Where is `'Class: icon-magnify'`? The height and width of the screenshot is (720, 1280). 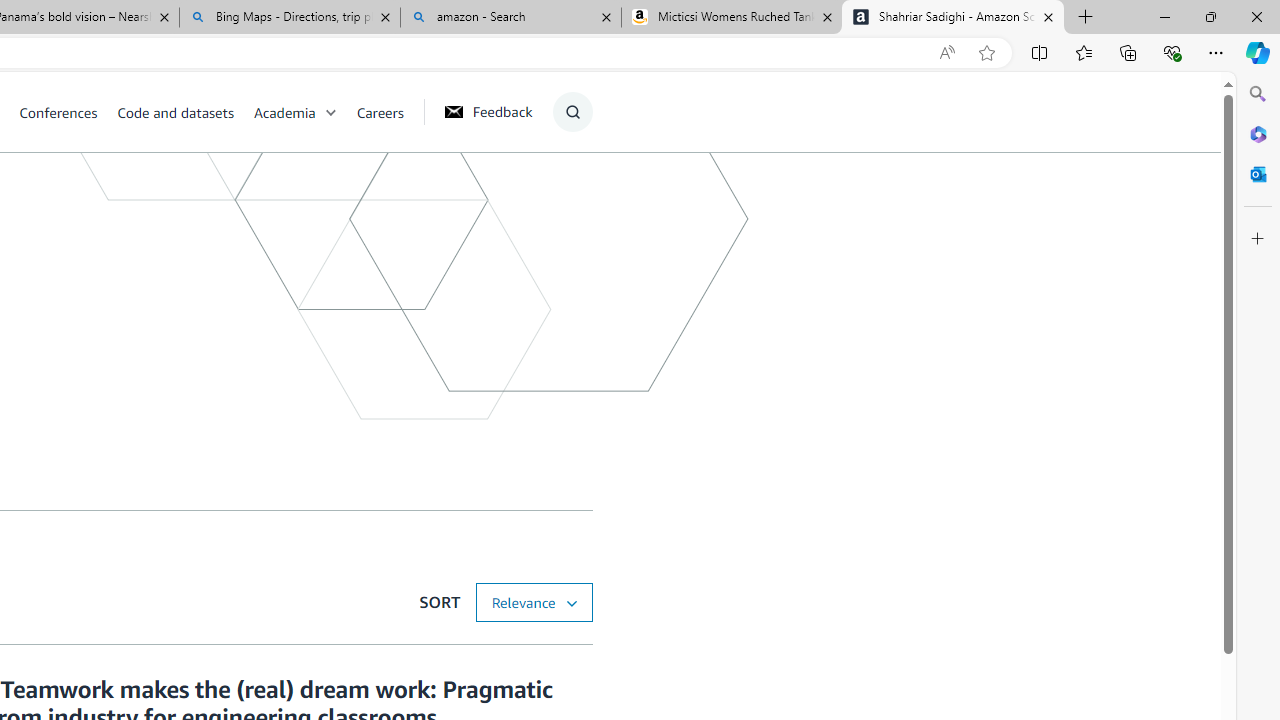 'Class: icon-magnify' is located at coordinates (571, 111).